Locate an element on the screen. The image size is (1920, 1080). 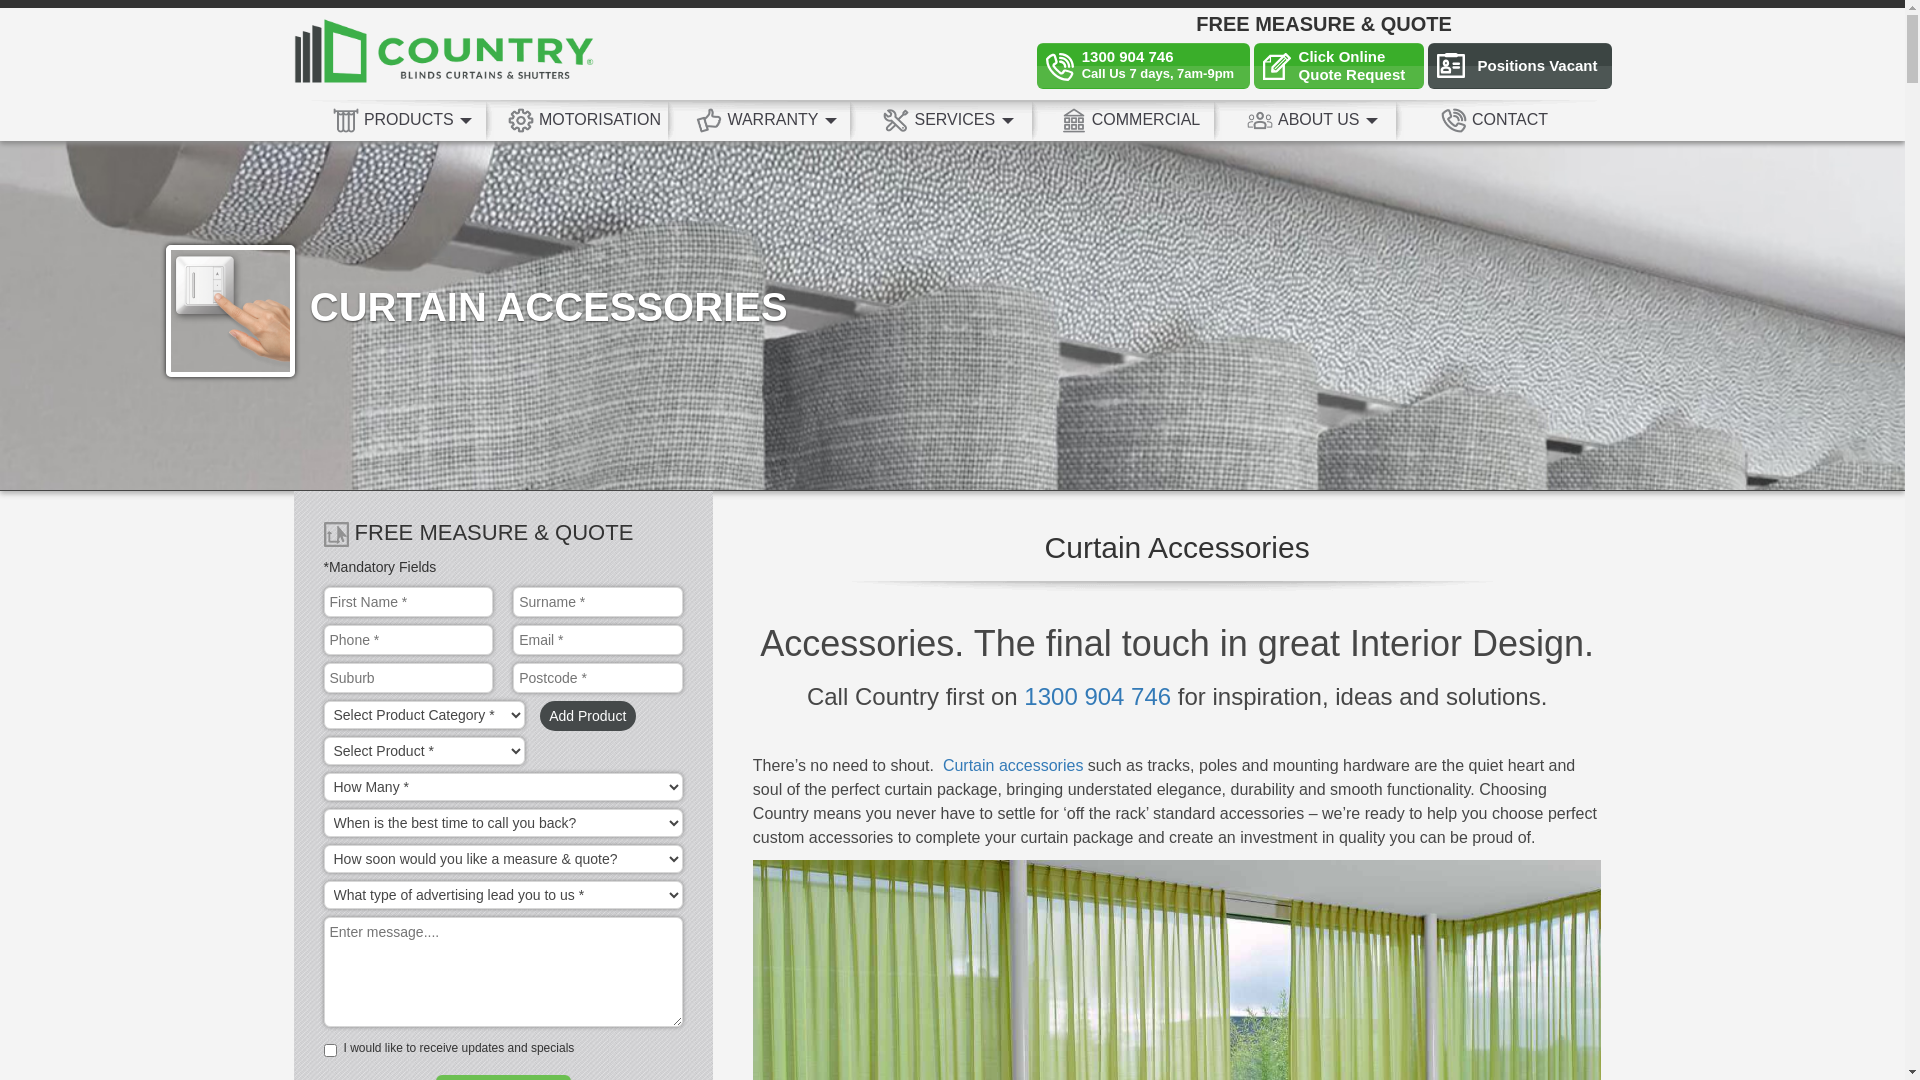
'Click Online is located at coordinates (1339, 64).